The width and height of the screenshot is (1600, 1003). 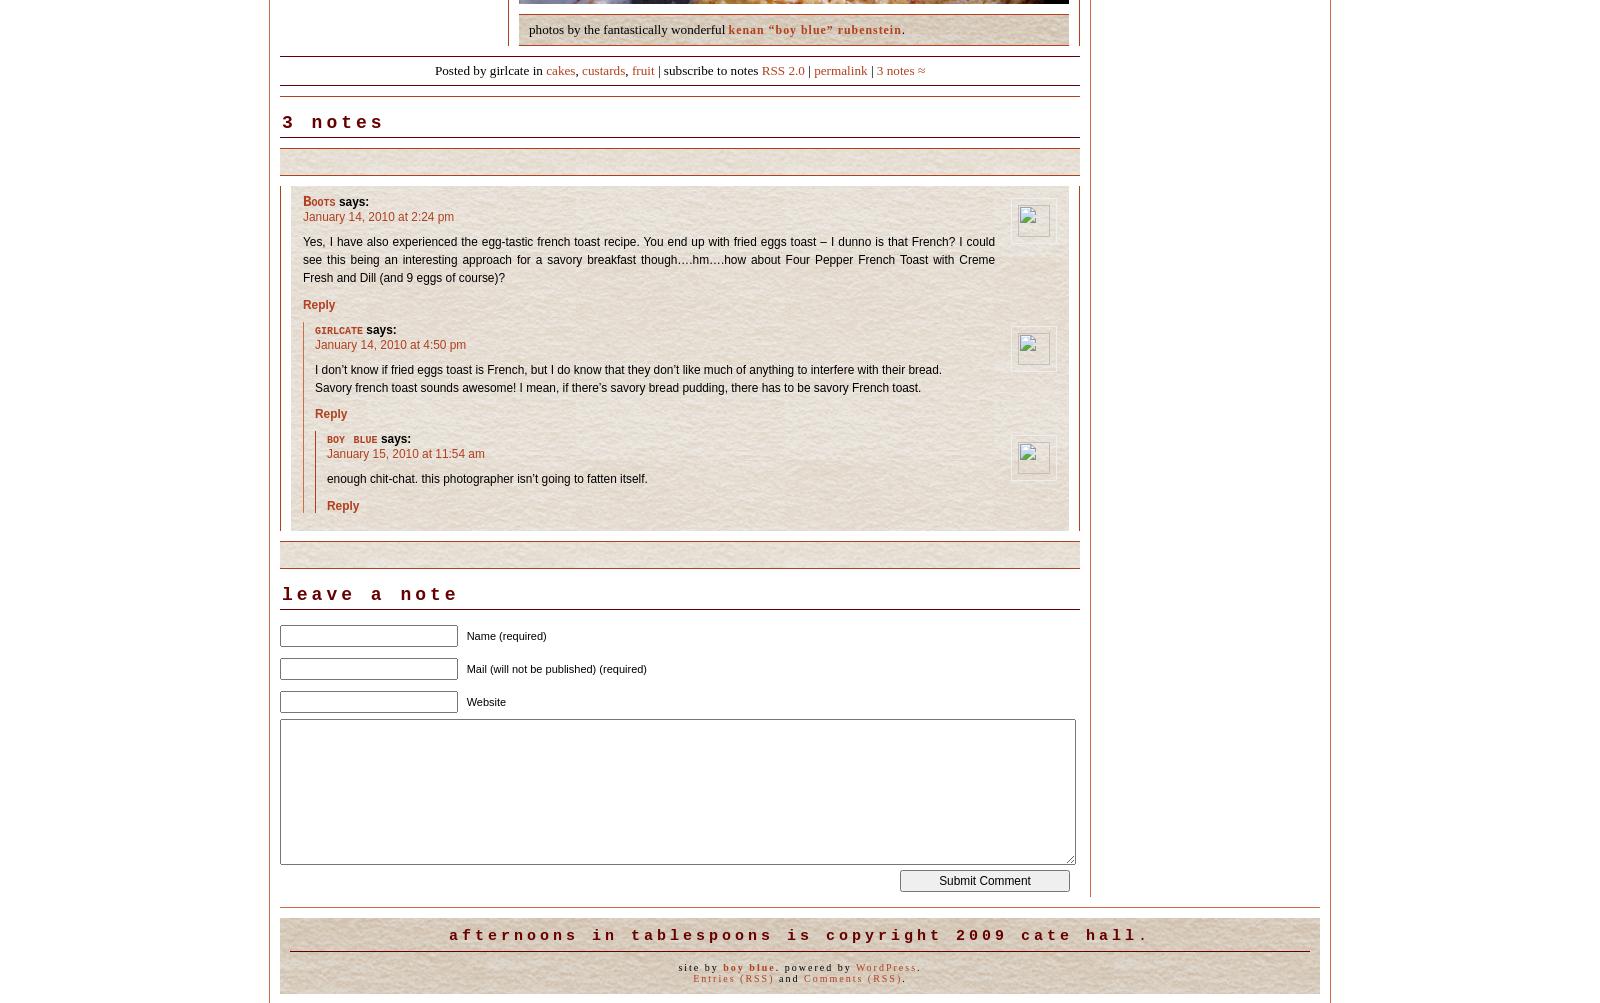 I want to click on 'cakes', so click(x=544, y=70).